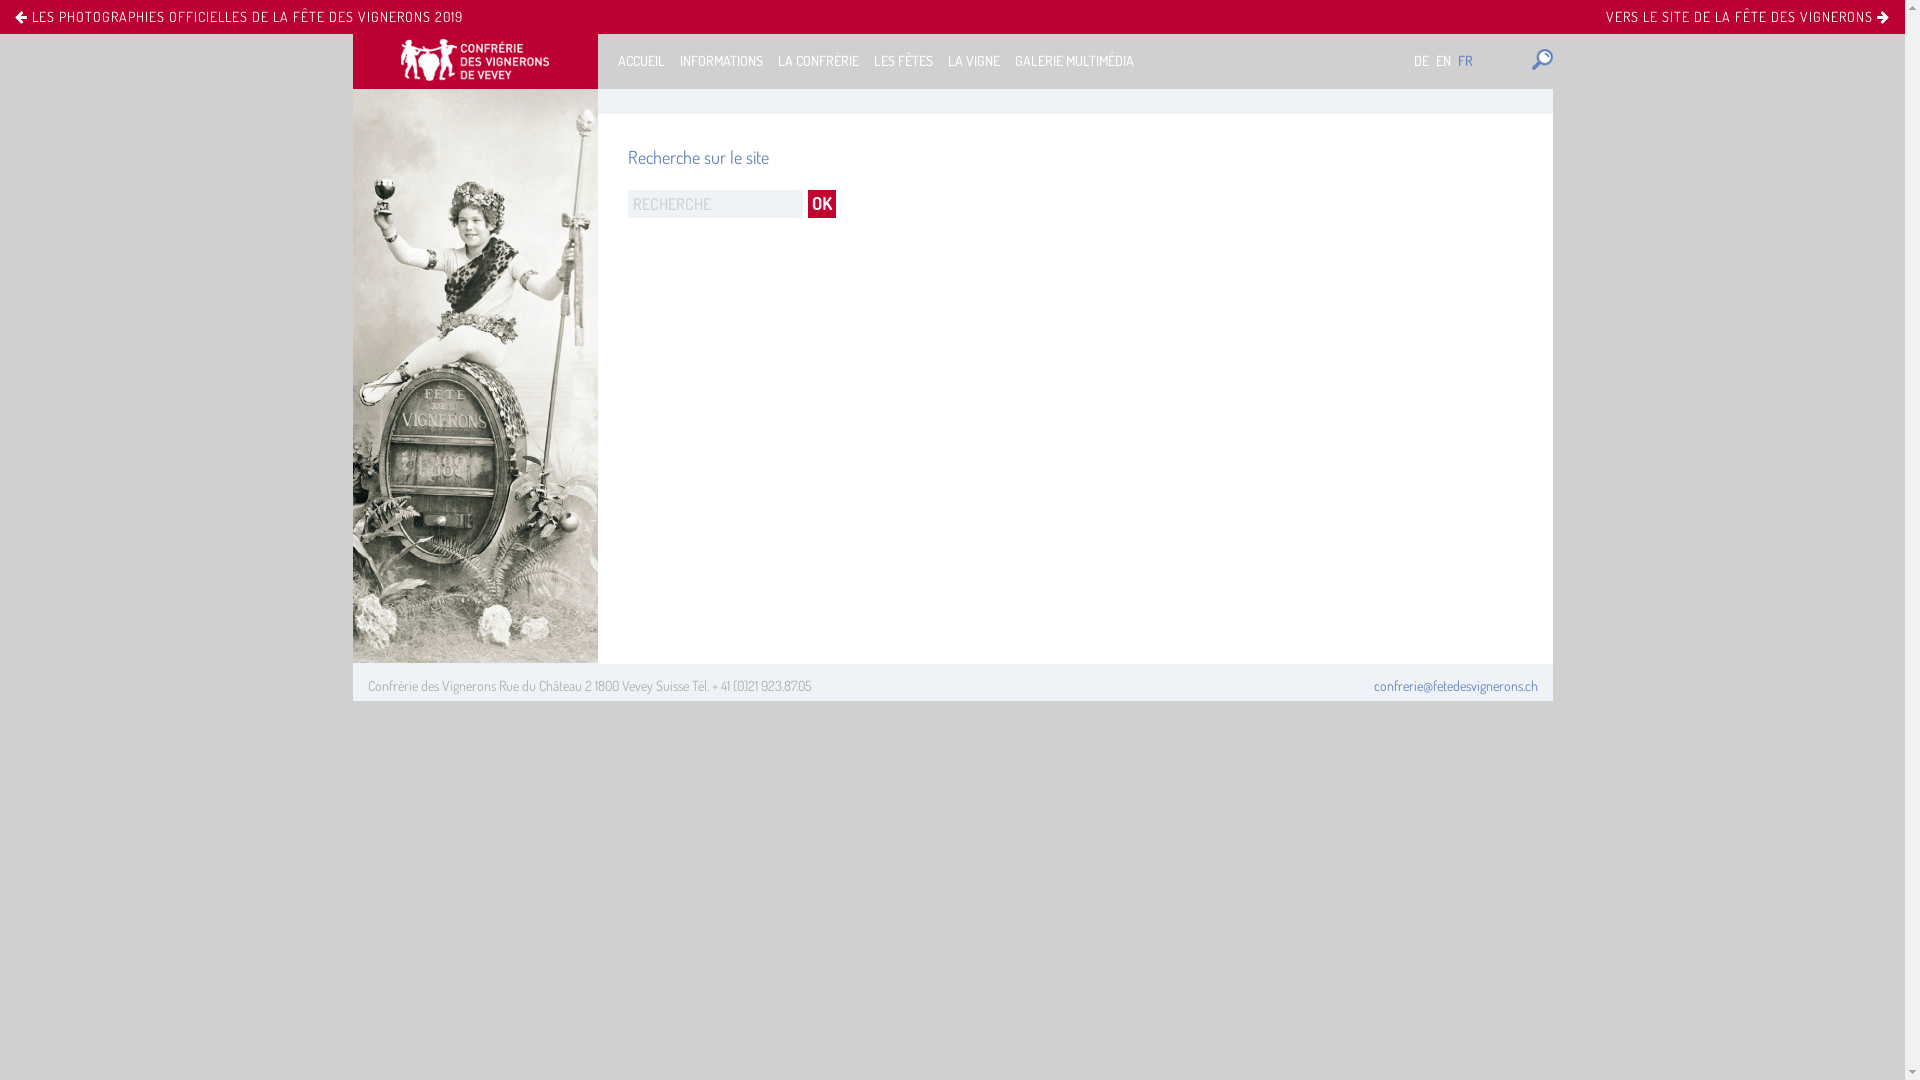 The height and width of the screenshot is (1080, 1920). What do you see at coordinates (641, 59) in the screenshot?
I see `'ACCUEIL'` at bounding box center [641, 59].